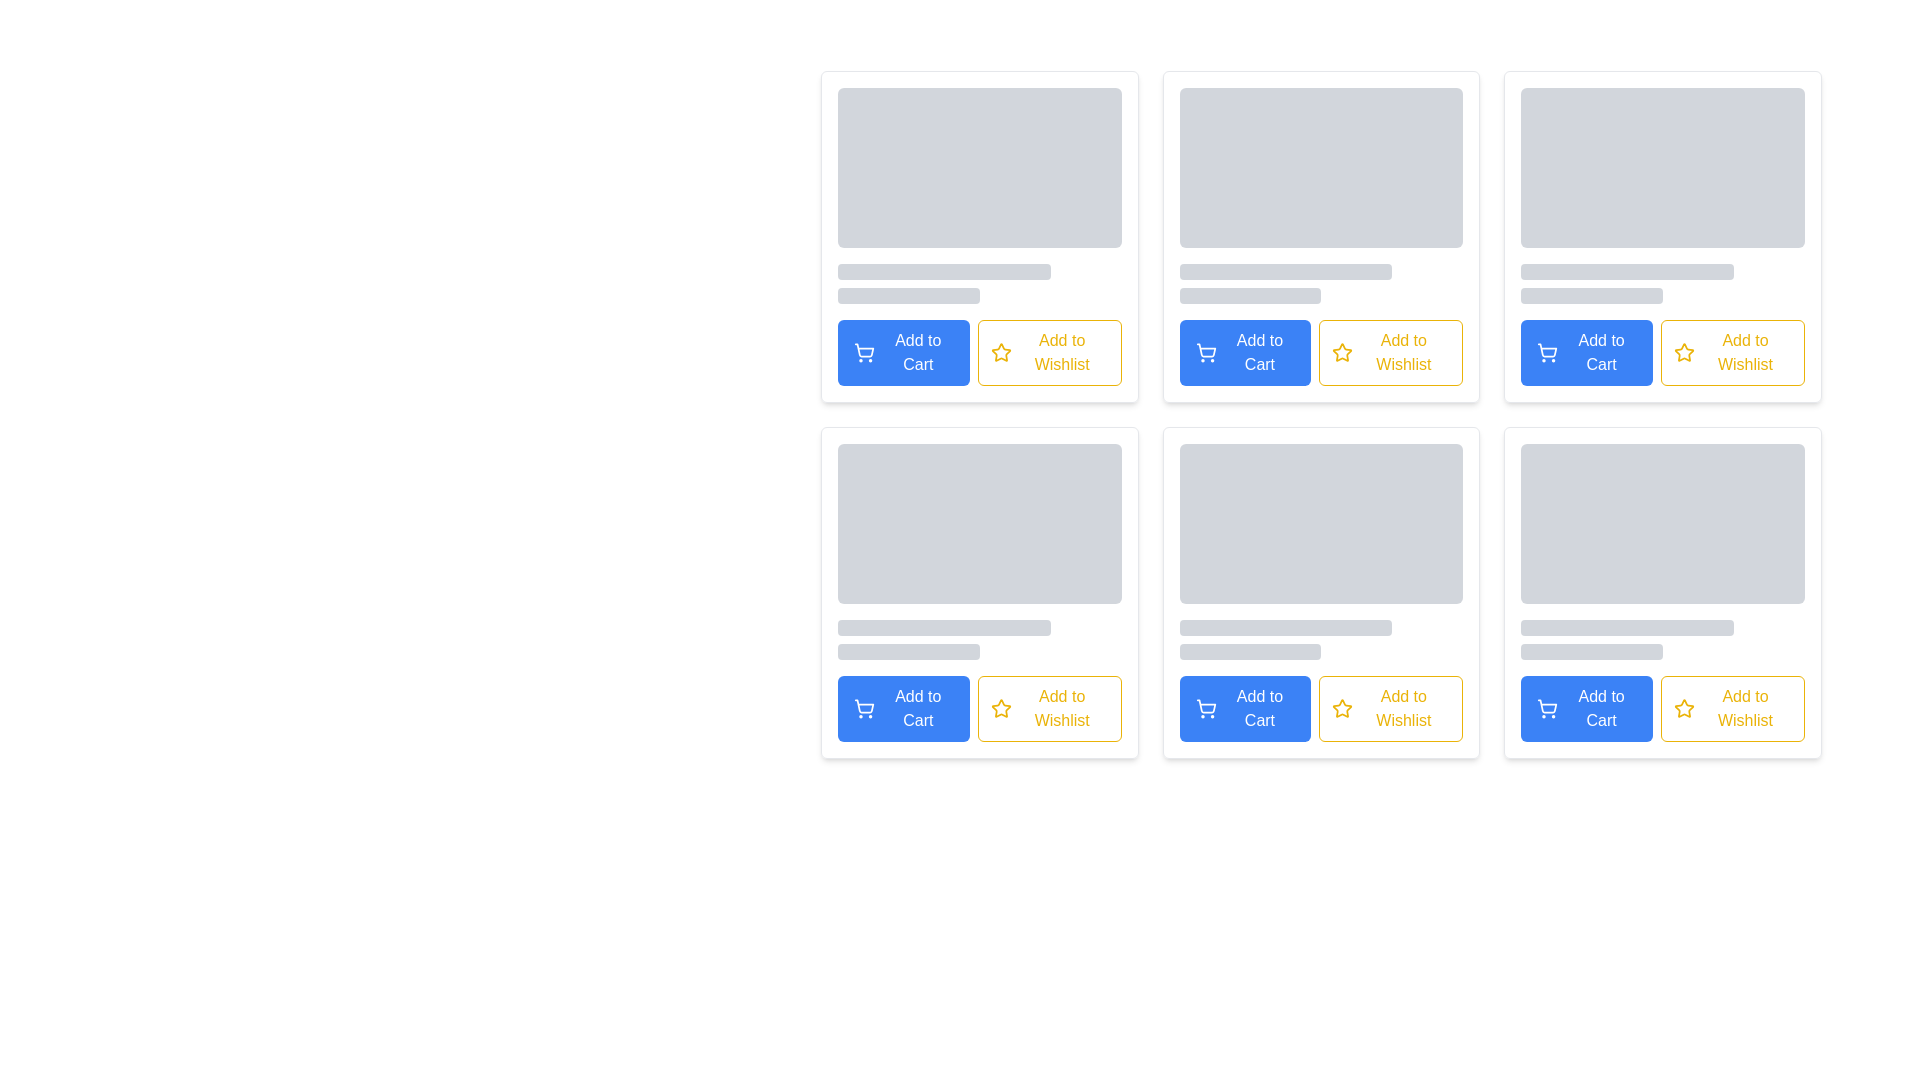 Image resolution: width=1920 pixels, height=1080 pixels. Describe the element at coordinates (907, 651) in the screenshot. I see `the gray, rounded rectangular bar that is narrower than others, located below a wider gray bar and above interactive buttons` at that location.